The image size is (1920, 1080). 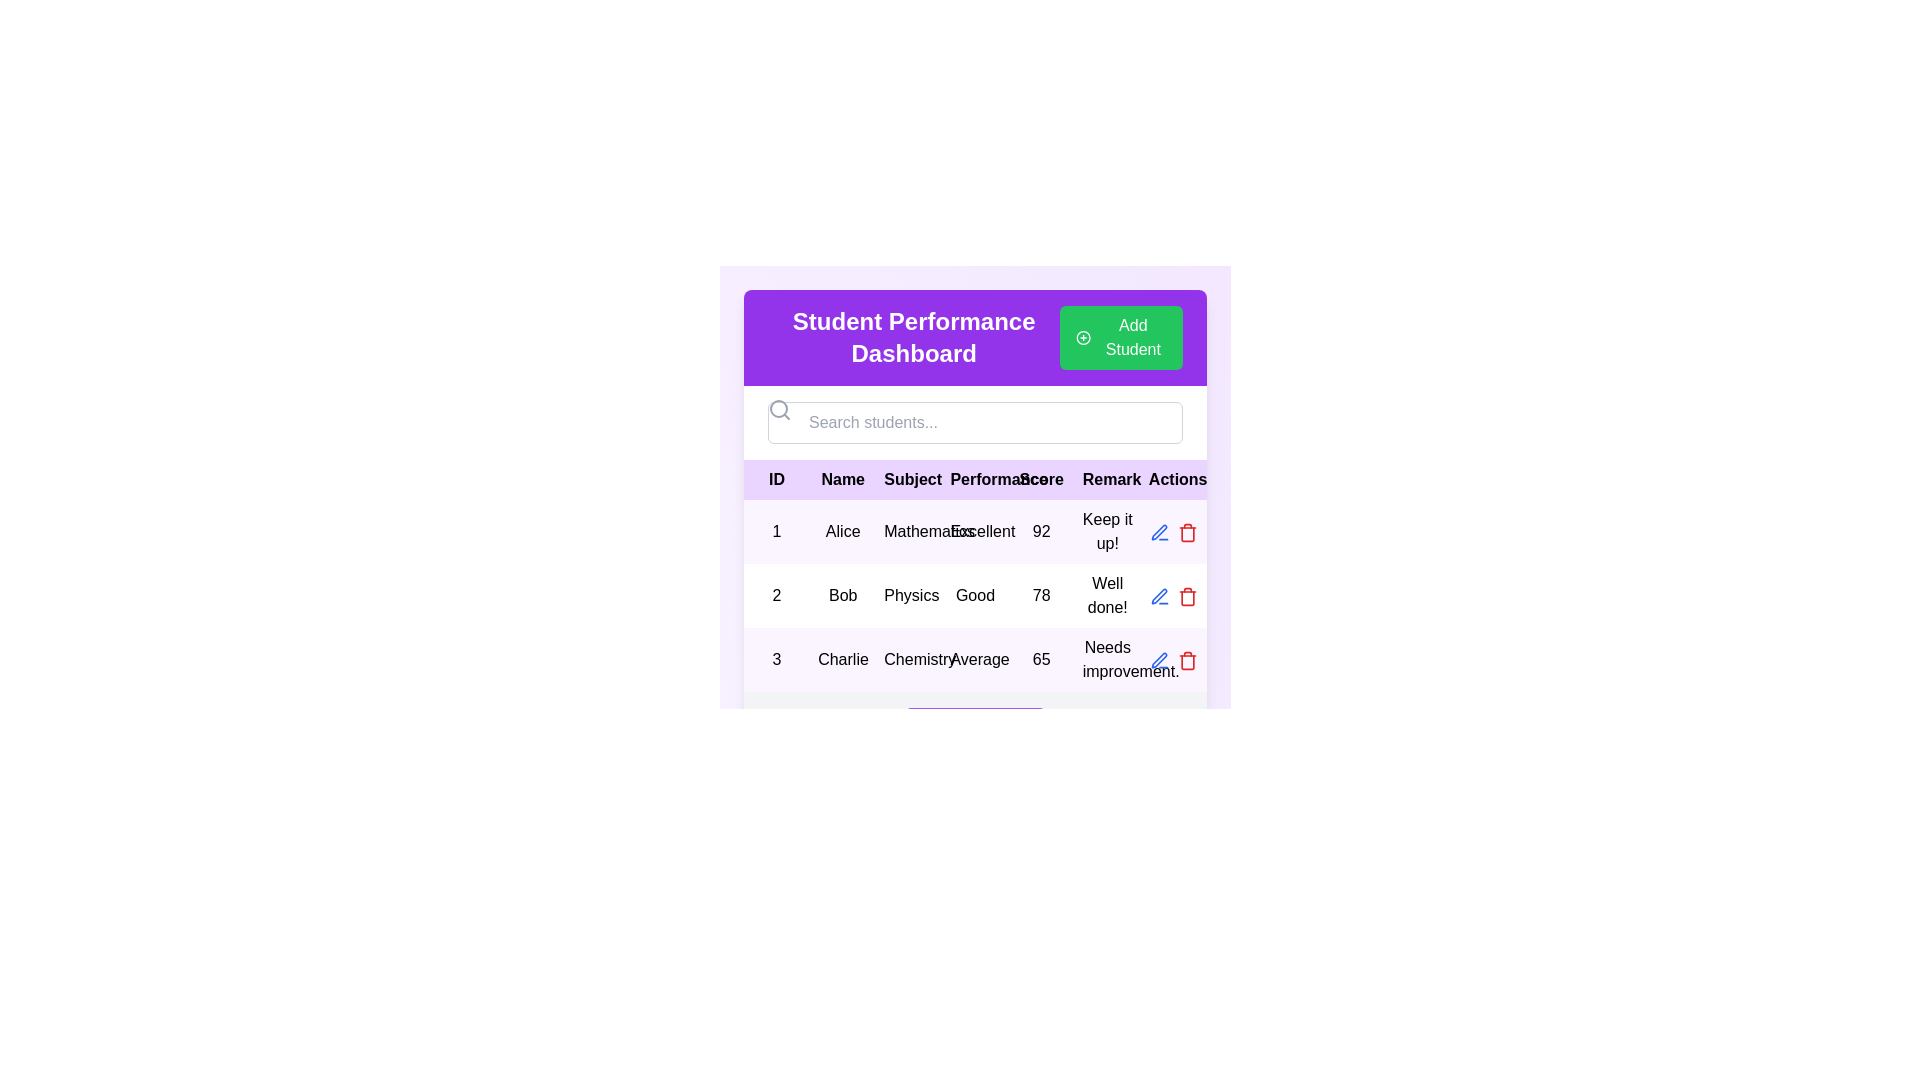 I want to click on the 'Physics' text label displayed in black font on a white background, located in the third column of the second row of the table, so click(x=908, y=595).